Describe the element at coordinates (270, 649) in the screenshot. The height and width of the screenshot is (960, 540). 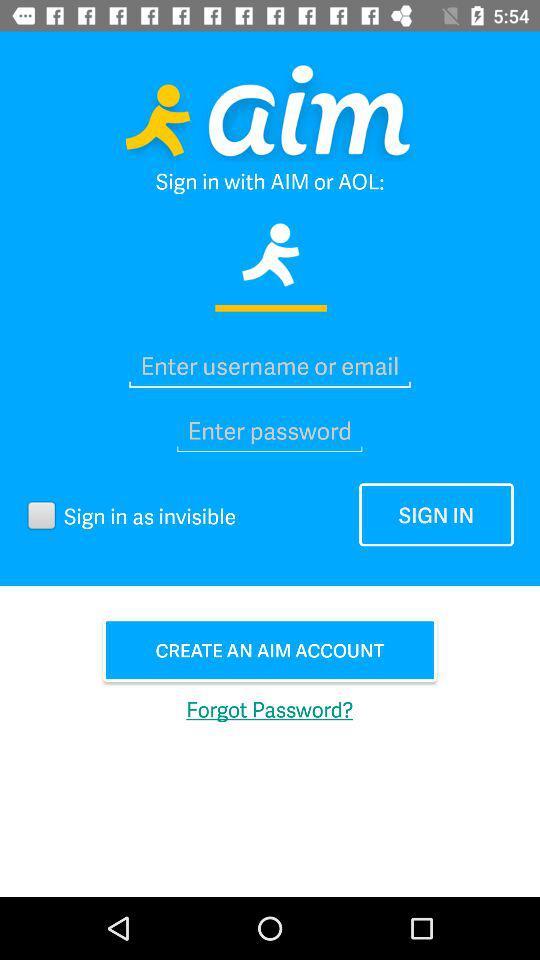
I see `the button below the sign in item` at that location.